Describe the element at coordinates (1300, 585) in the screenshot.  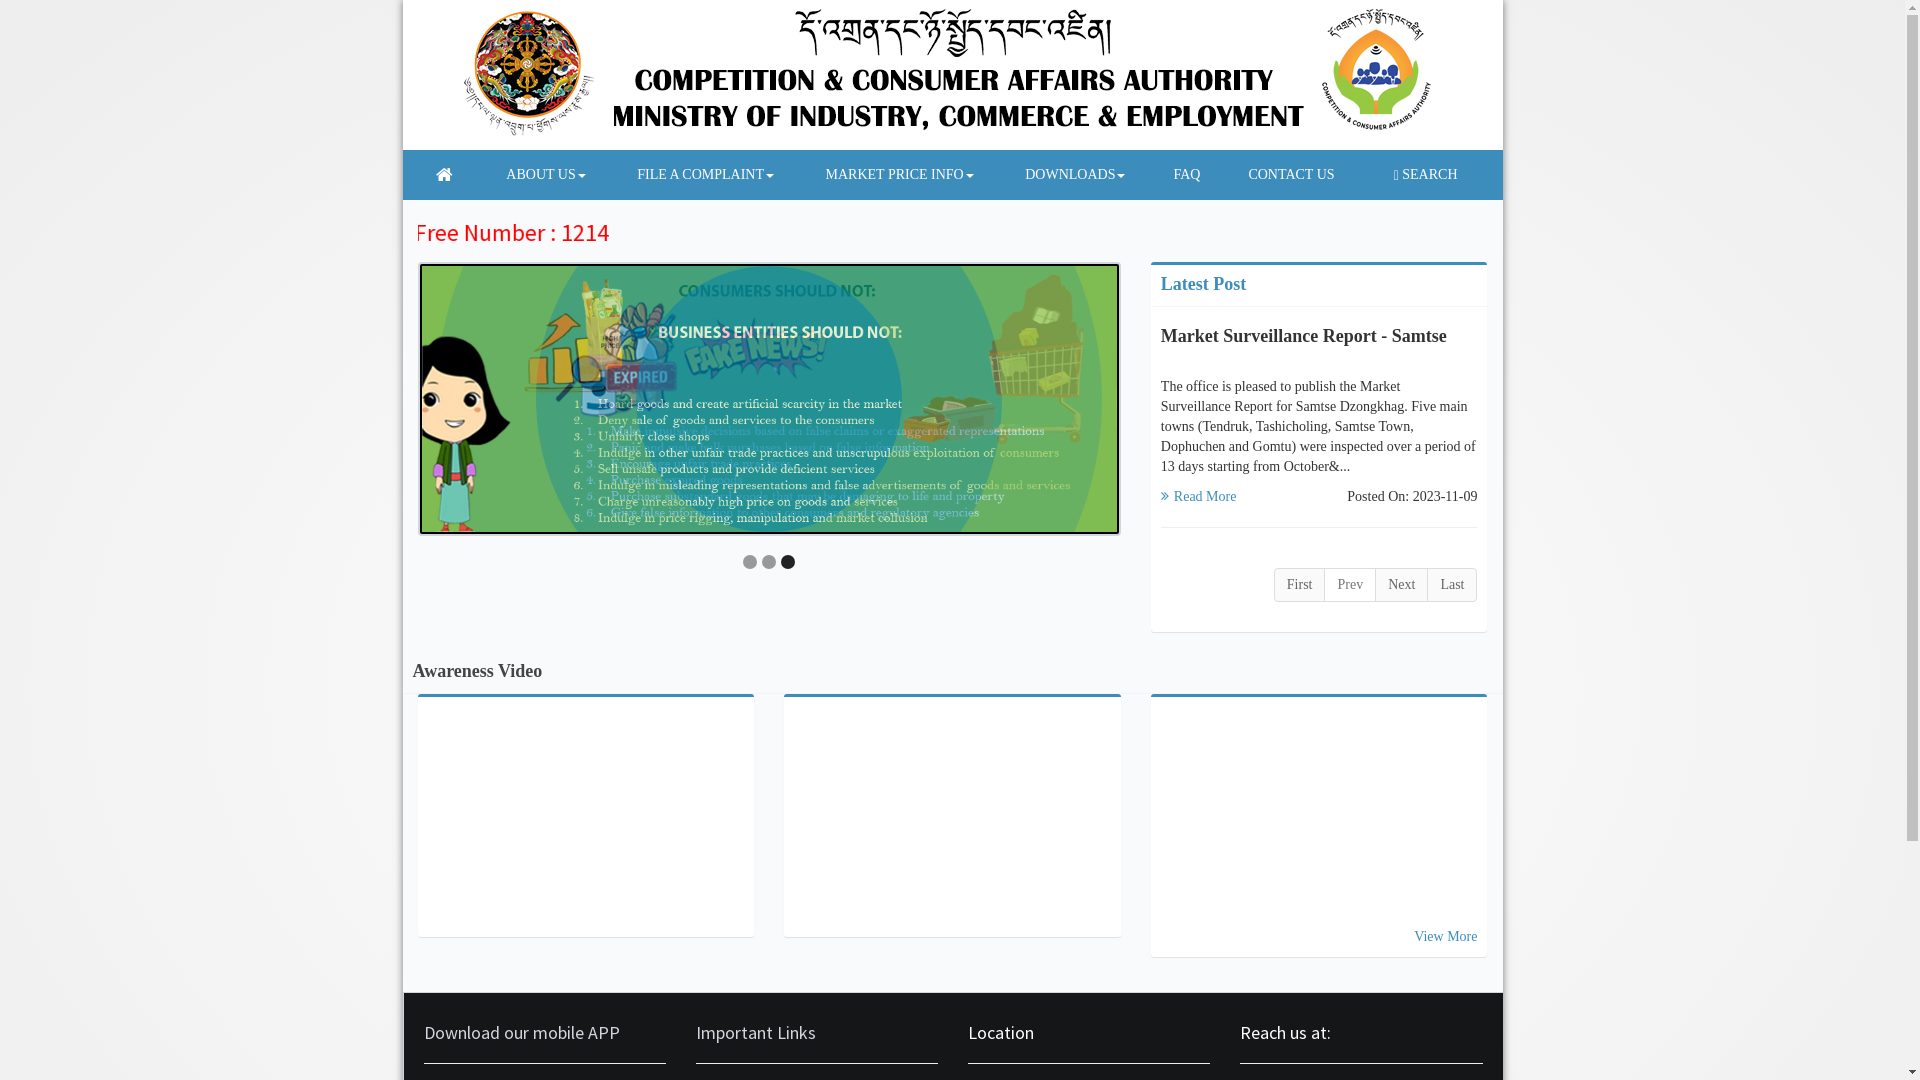
I see `'First'` at that location.